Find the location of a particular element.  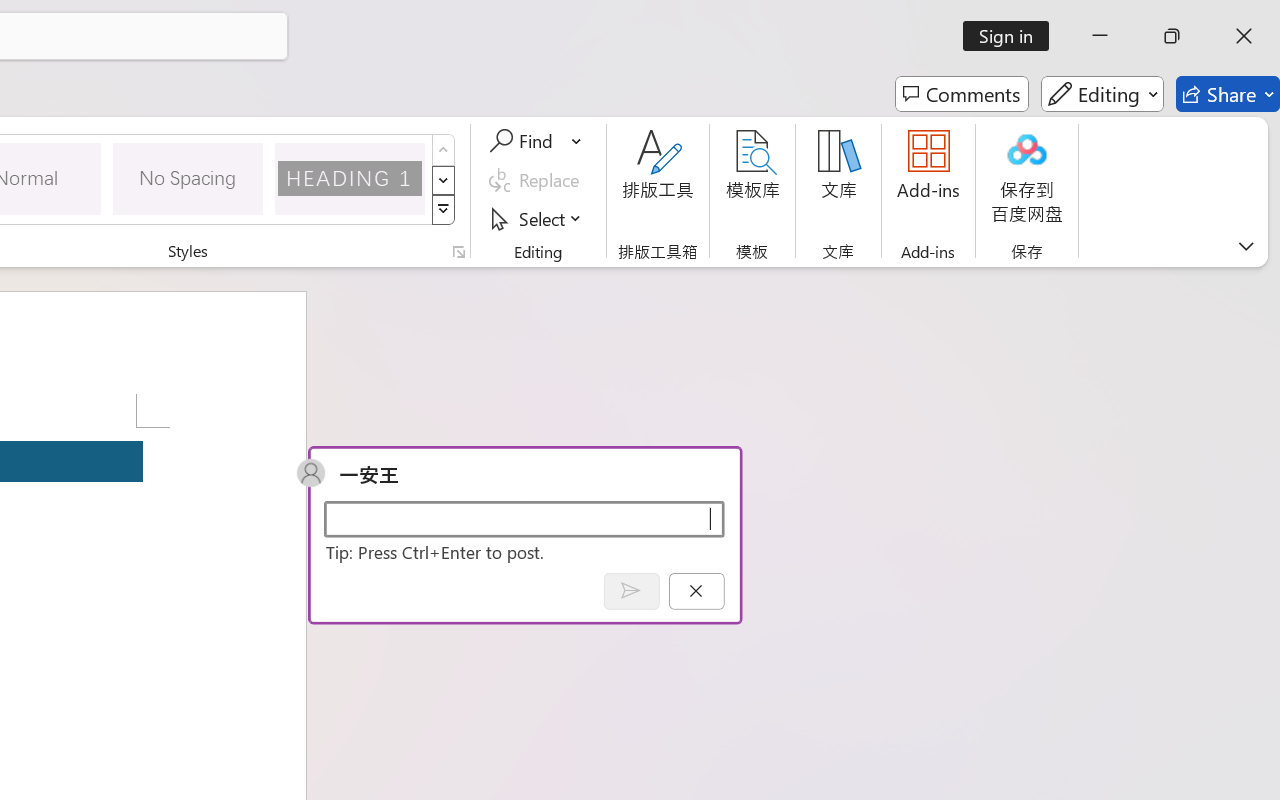

'Cancel' is located at coordinates (696, 590).